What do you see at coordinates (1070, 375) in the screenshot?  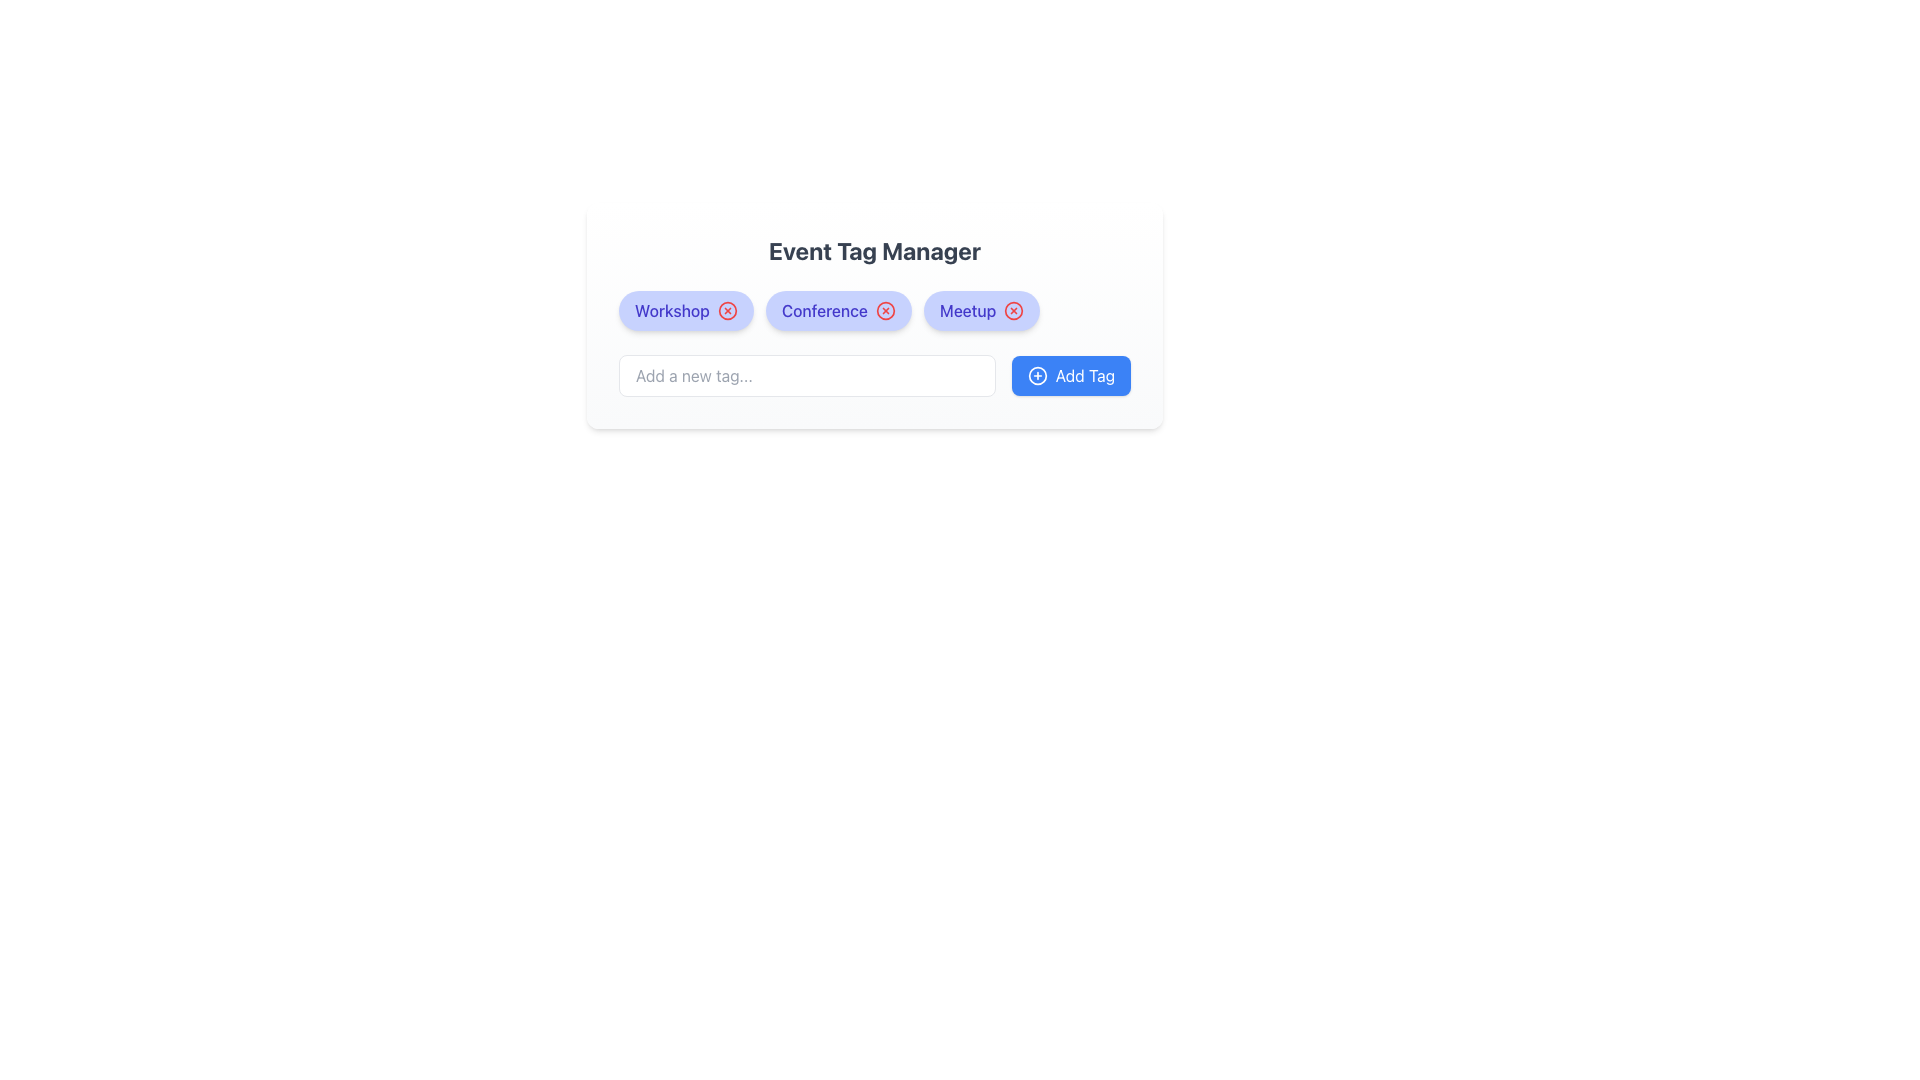 I see `the button that allows users` at bounding box center [1070, 375].